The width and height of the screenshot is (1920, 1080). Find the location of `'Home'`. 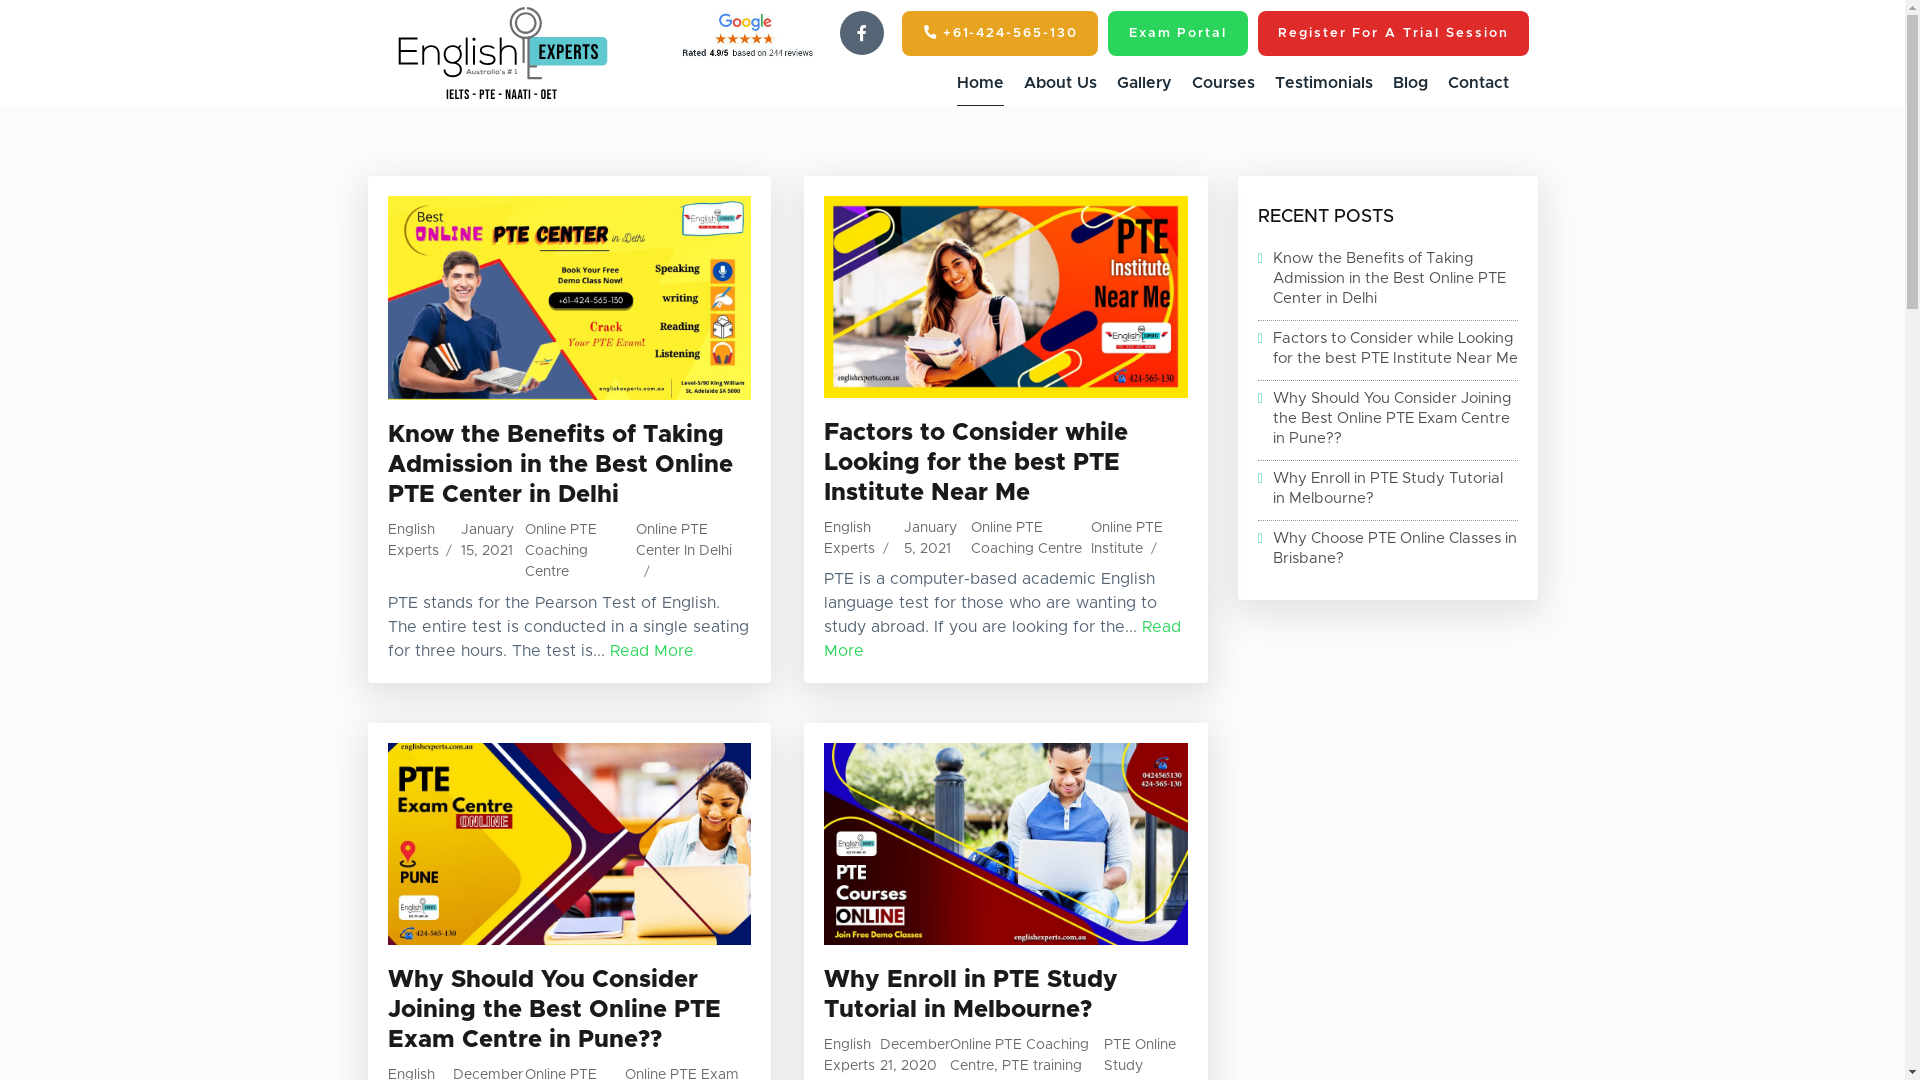

'Home' is located at coordinates (979, 82).